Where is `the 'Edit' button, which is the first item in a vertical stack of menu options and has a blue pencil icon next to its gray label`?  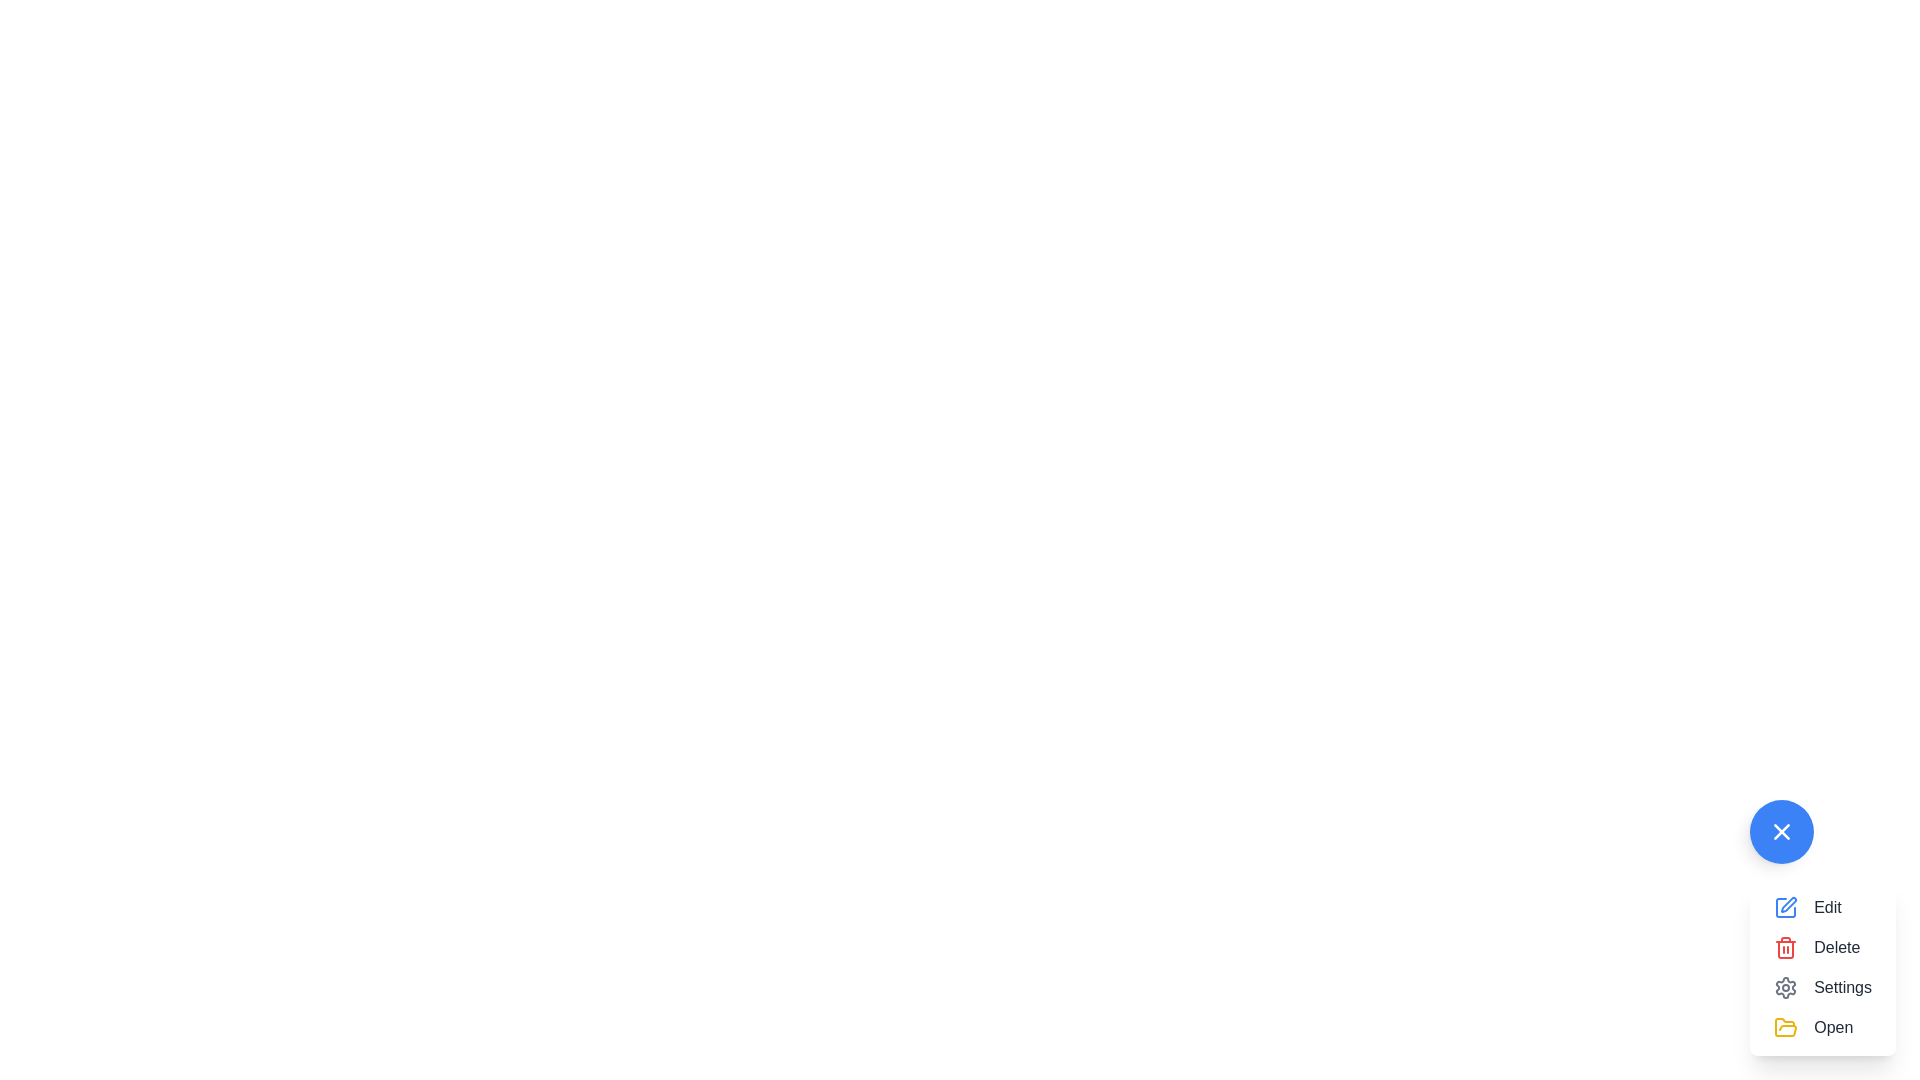
the 'Edit' button, which is the first item in a vertical stack of menu options and has a blue pencil icon next to its gray label is located at coordinates (1823, 907).